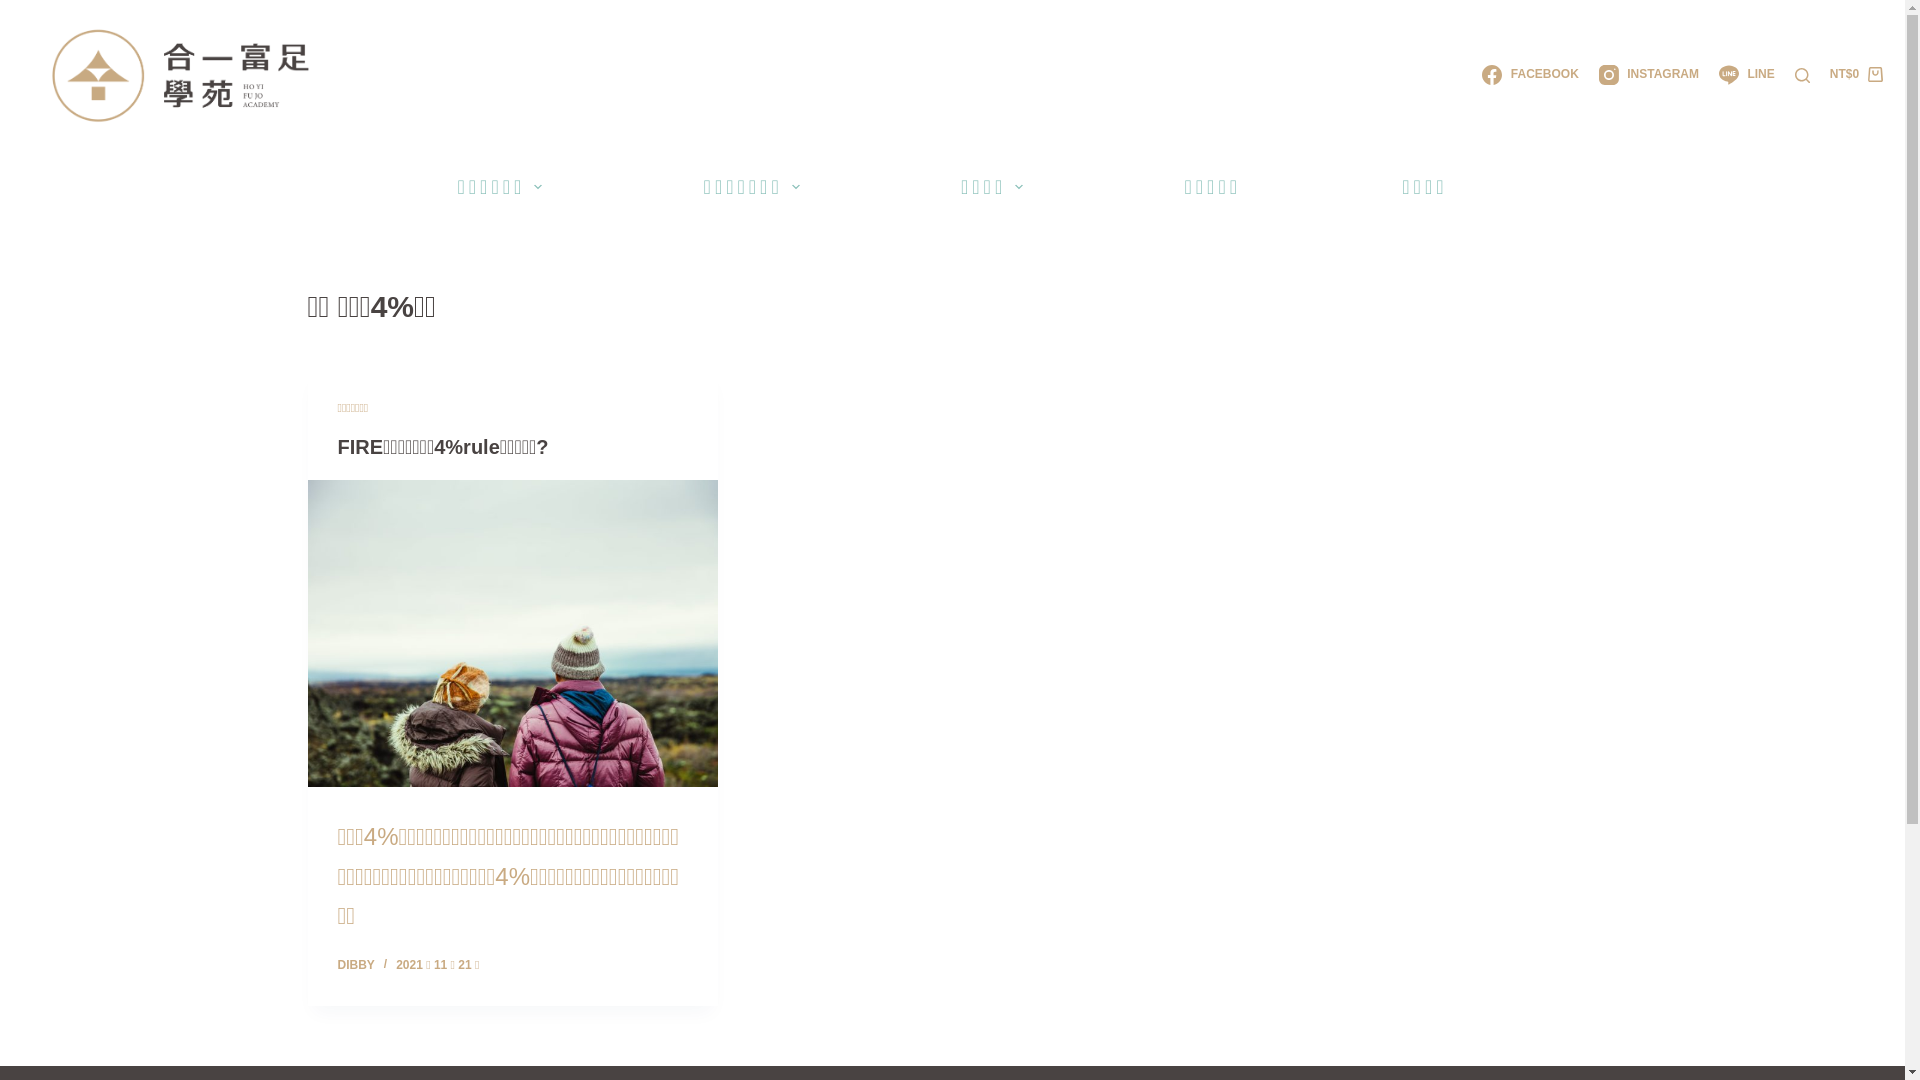 The width and height of the screenshot is (1920, 1080). Describe the element at coordinates (1746, 73) in the screenshot. I see `'LINE'` at that location.